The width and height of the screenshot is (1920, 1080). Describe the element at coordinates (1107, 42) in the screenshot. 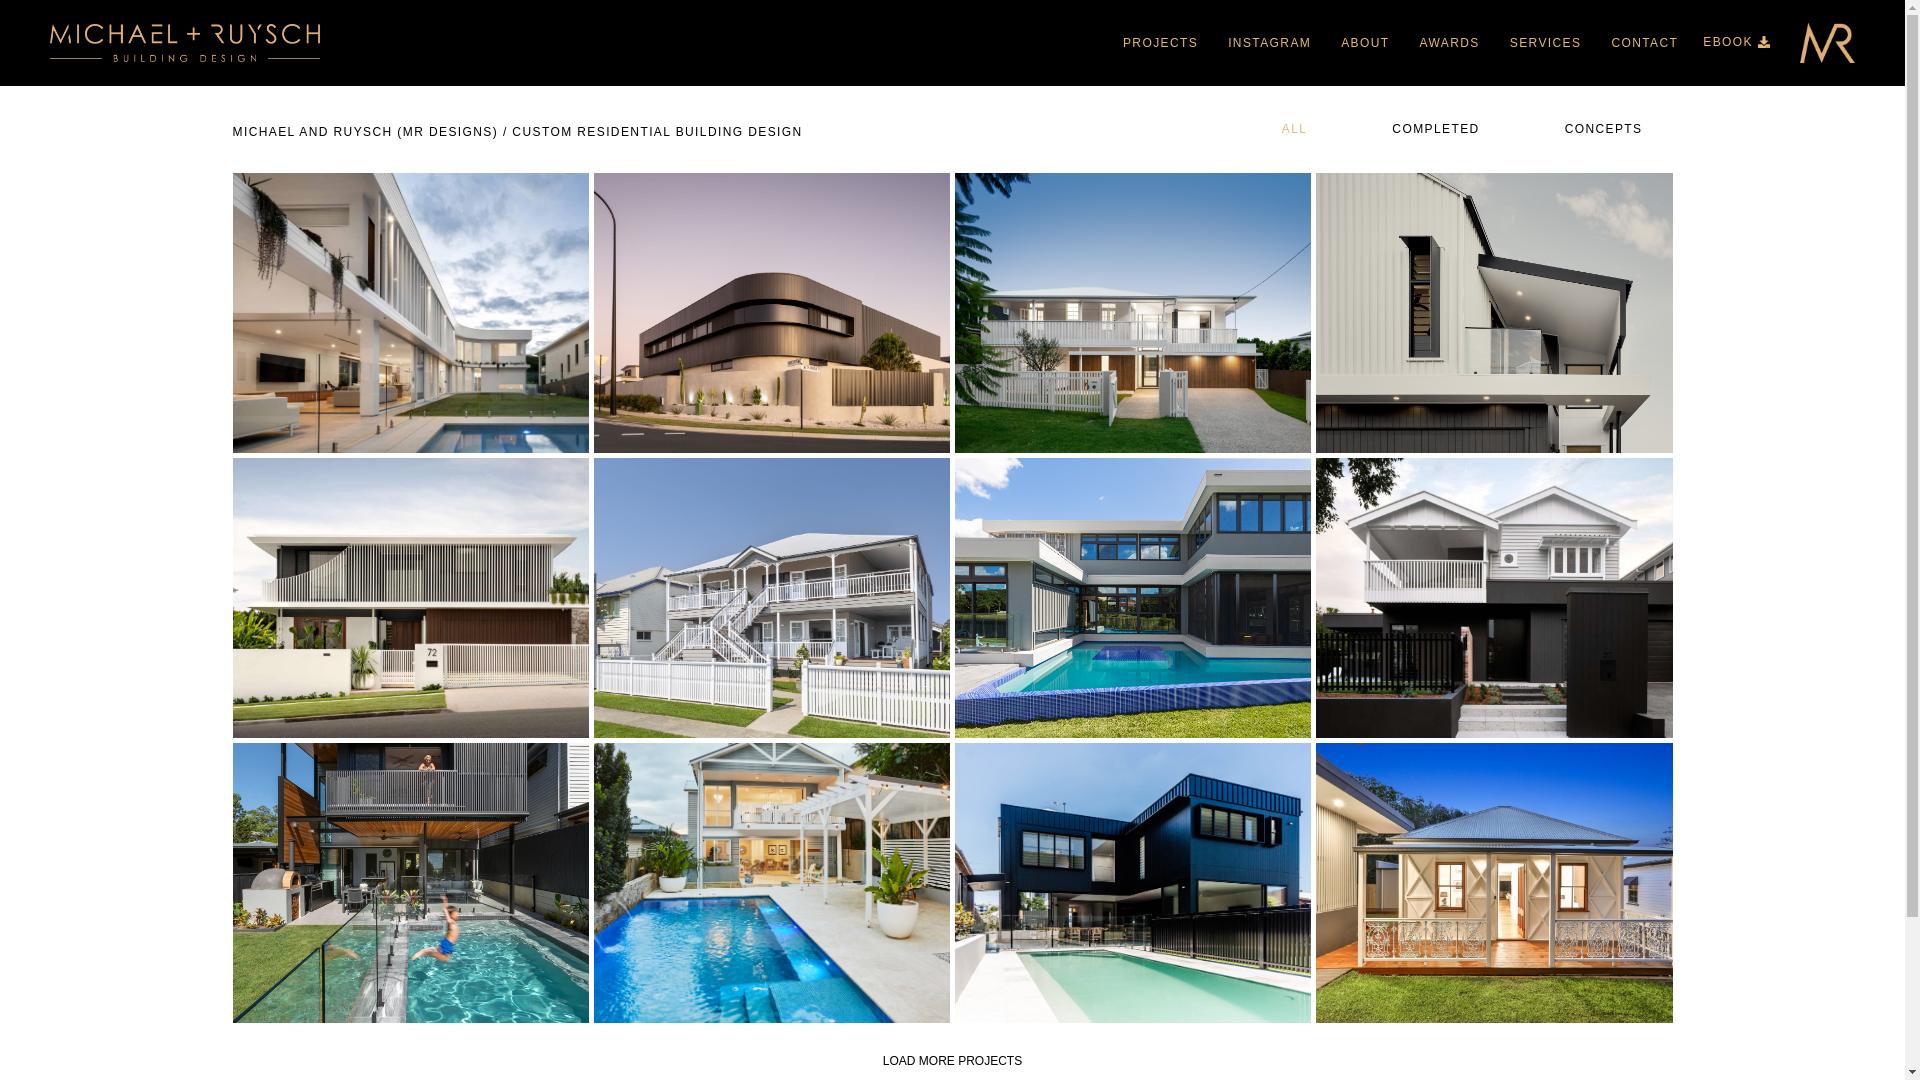

I see `'PROJECTS'` at that location.